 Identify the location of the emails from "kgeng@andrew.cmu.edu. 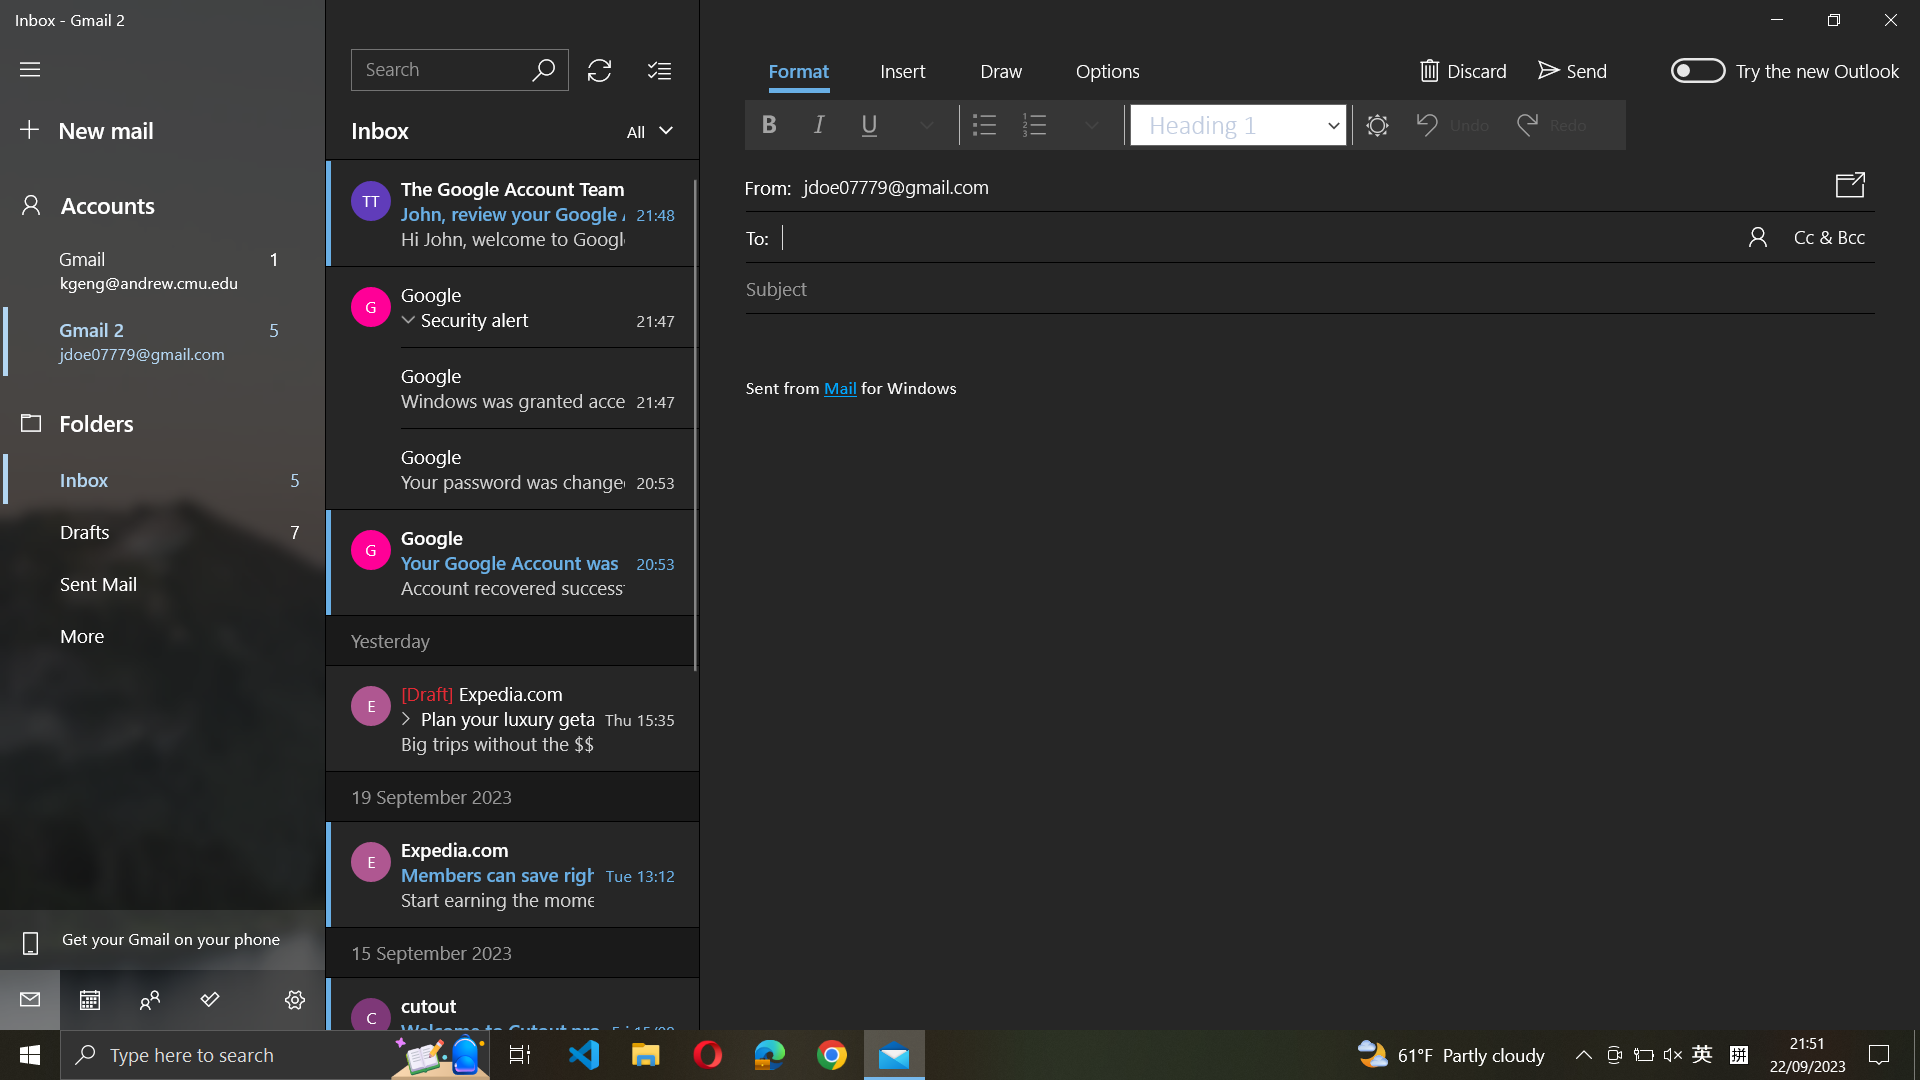
(646, 130).